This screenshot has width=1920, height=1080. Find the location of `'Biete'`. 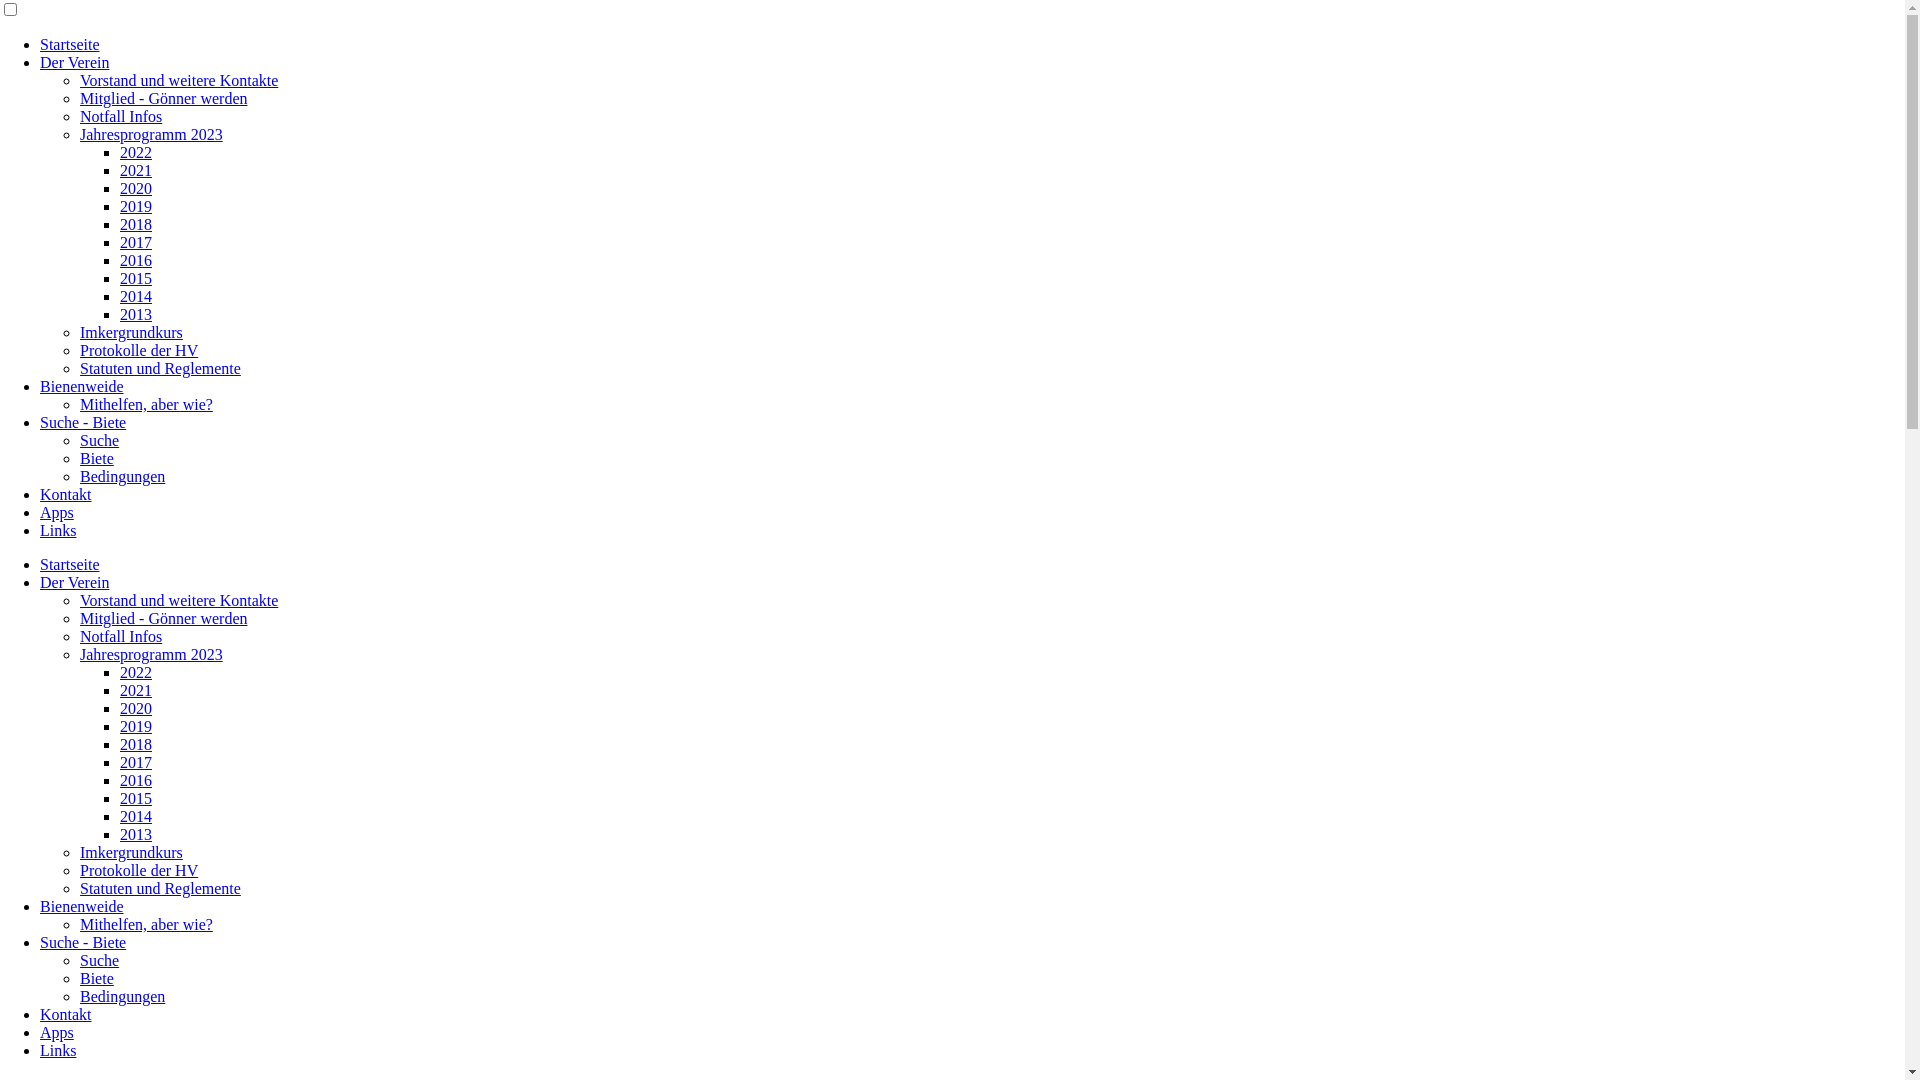

'Biete' is located at coordinates (95, 977).